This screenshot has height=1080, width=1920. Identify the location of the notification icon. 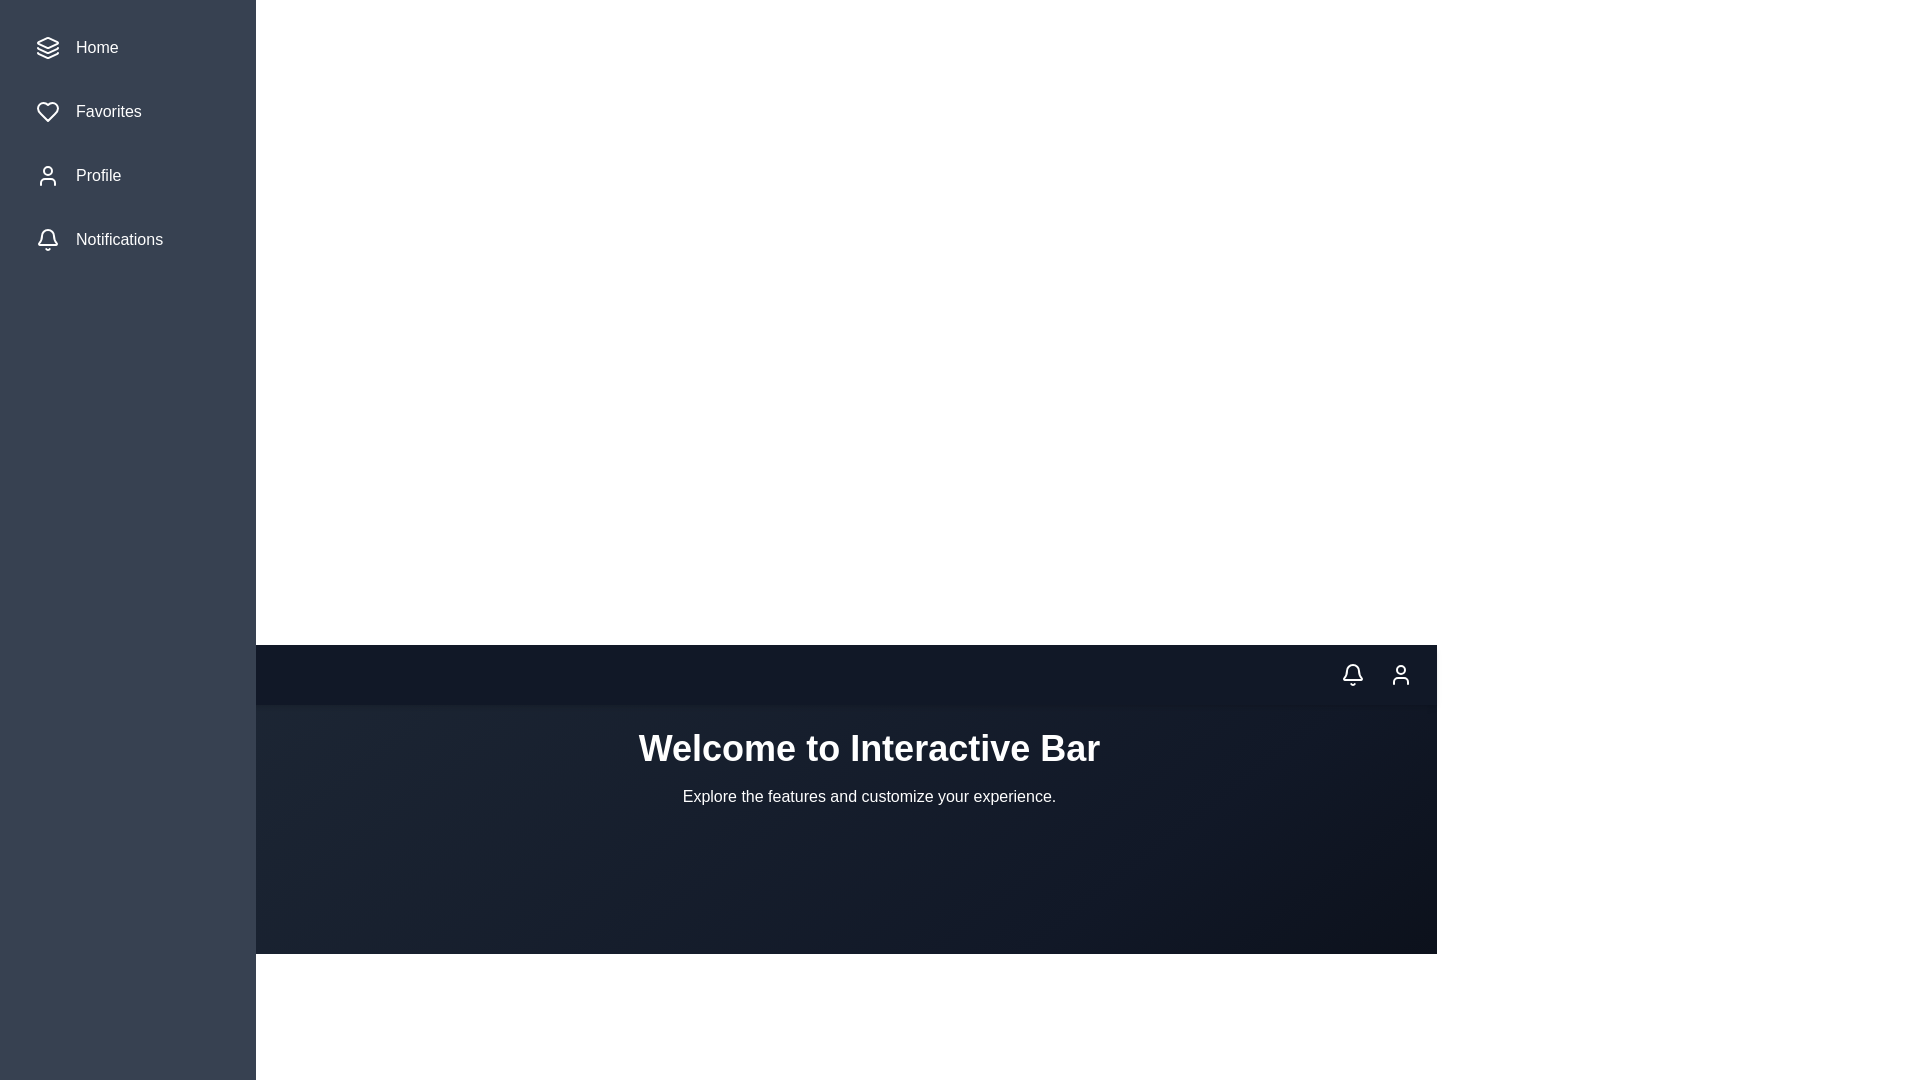
(1353, 675).